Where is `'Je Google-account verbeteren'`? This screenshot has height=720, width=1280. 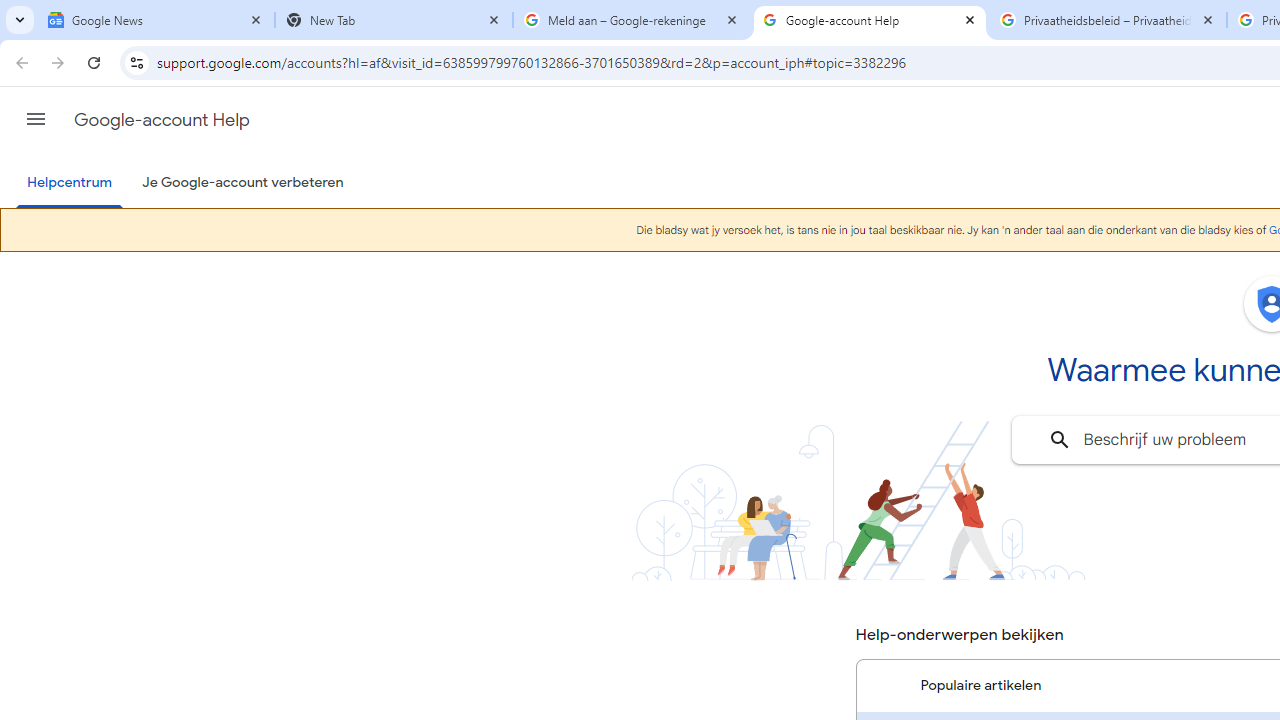 'Je Google-account verbeteren' is located at coordinates (241, 183).